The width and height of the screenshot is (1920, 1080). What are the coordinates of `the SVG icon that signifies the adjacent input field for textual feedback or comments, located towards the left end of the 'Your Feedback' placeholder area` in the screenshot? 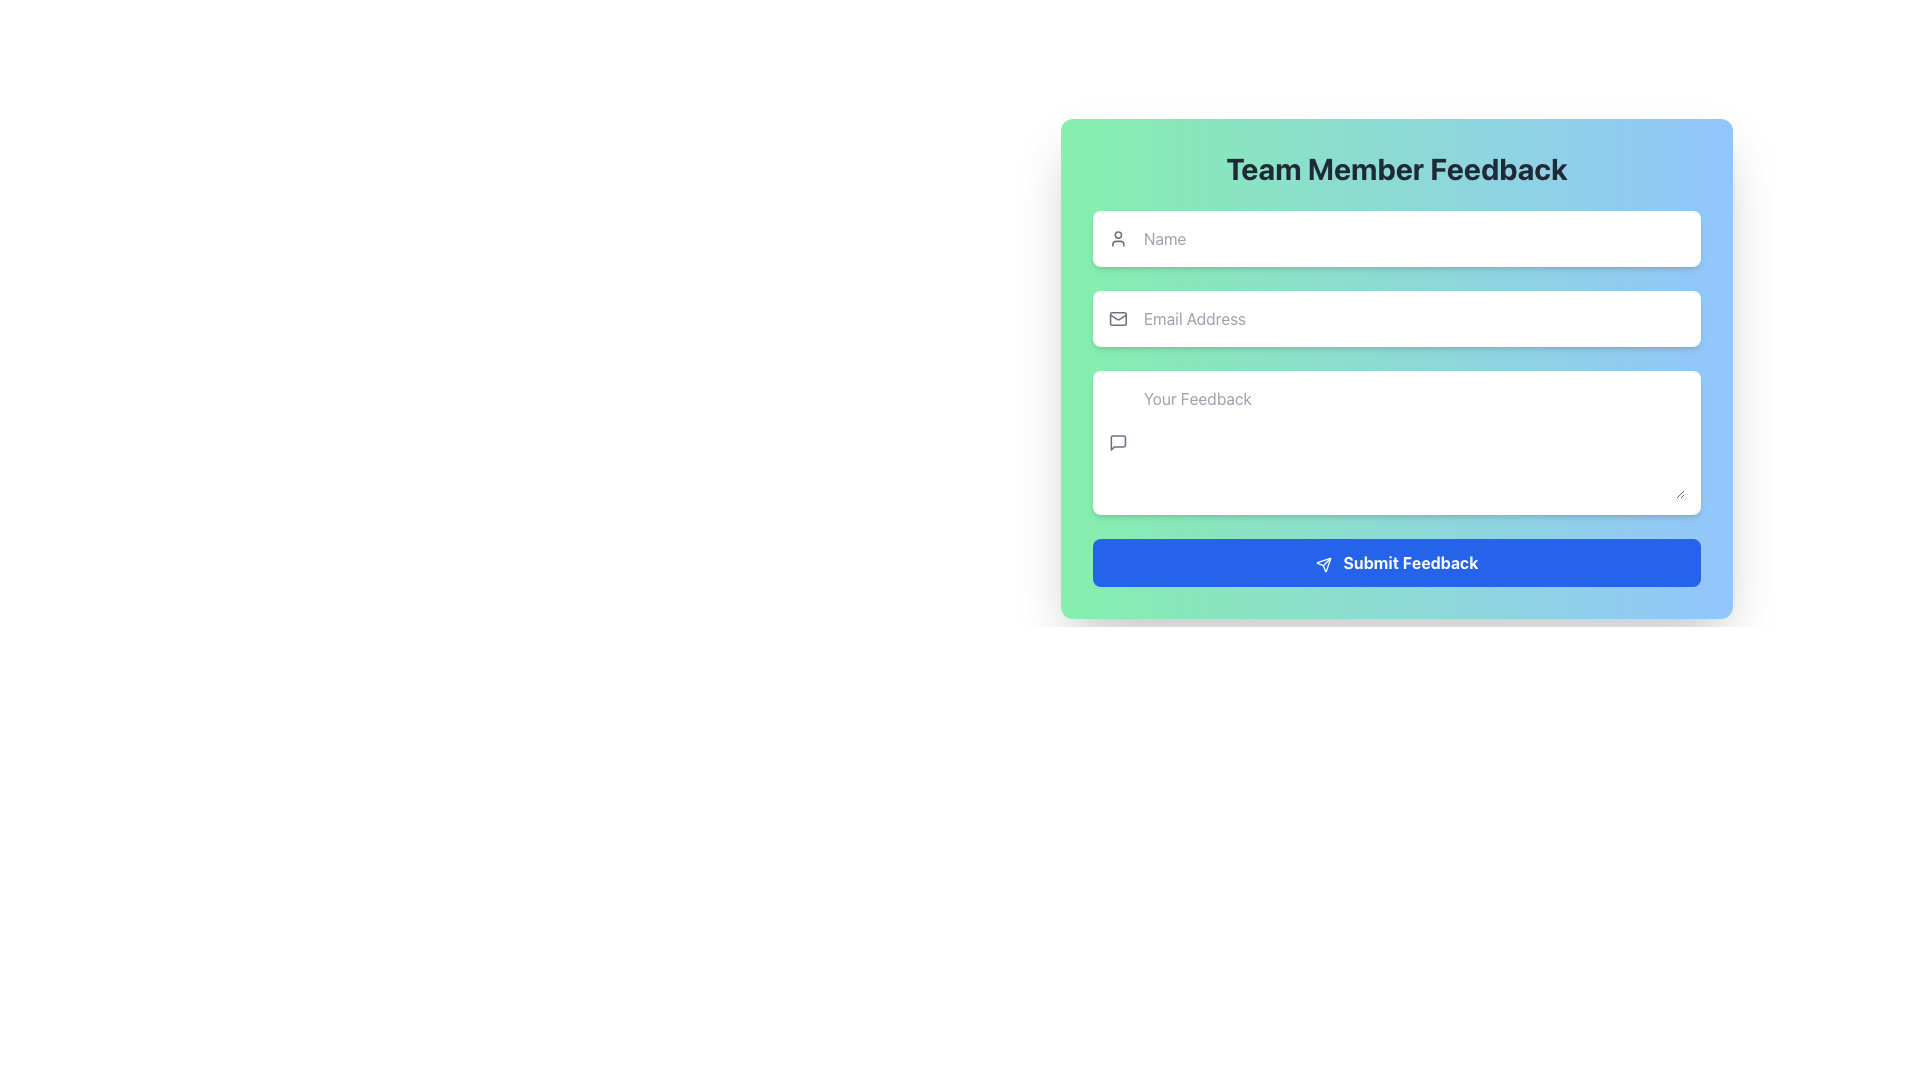 It's located at (1117, 442).